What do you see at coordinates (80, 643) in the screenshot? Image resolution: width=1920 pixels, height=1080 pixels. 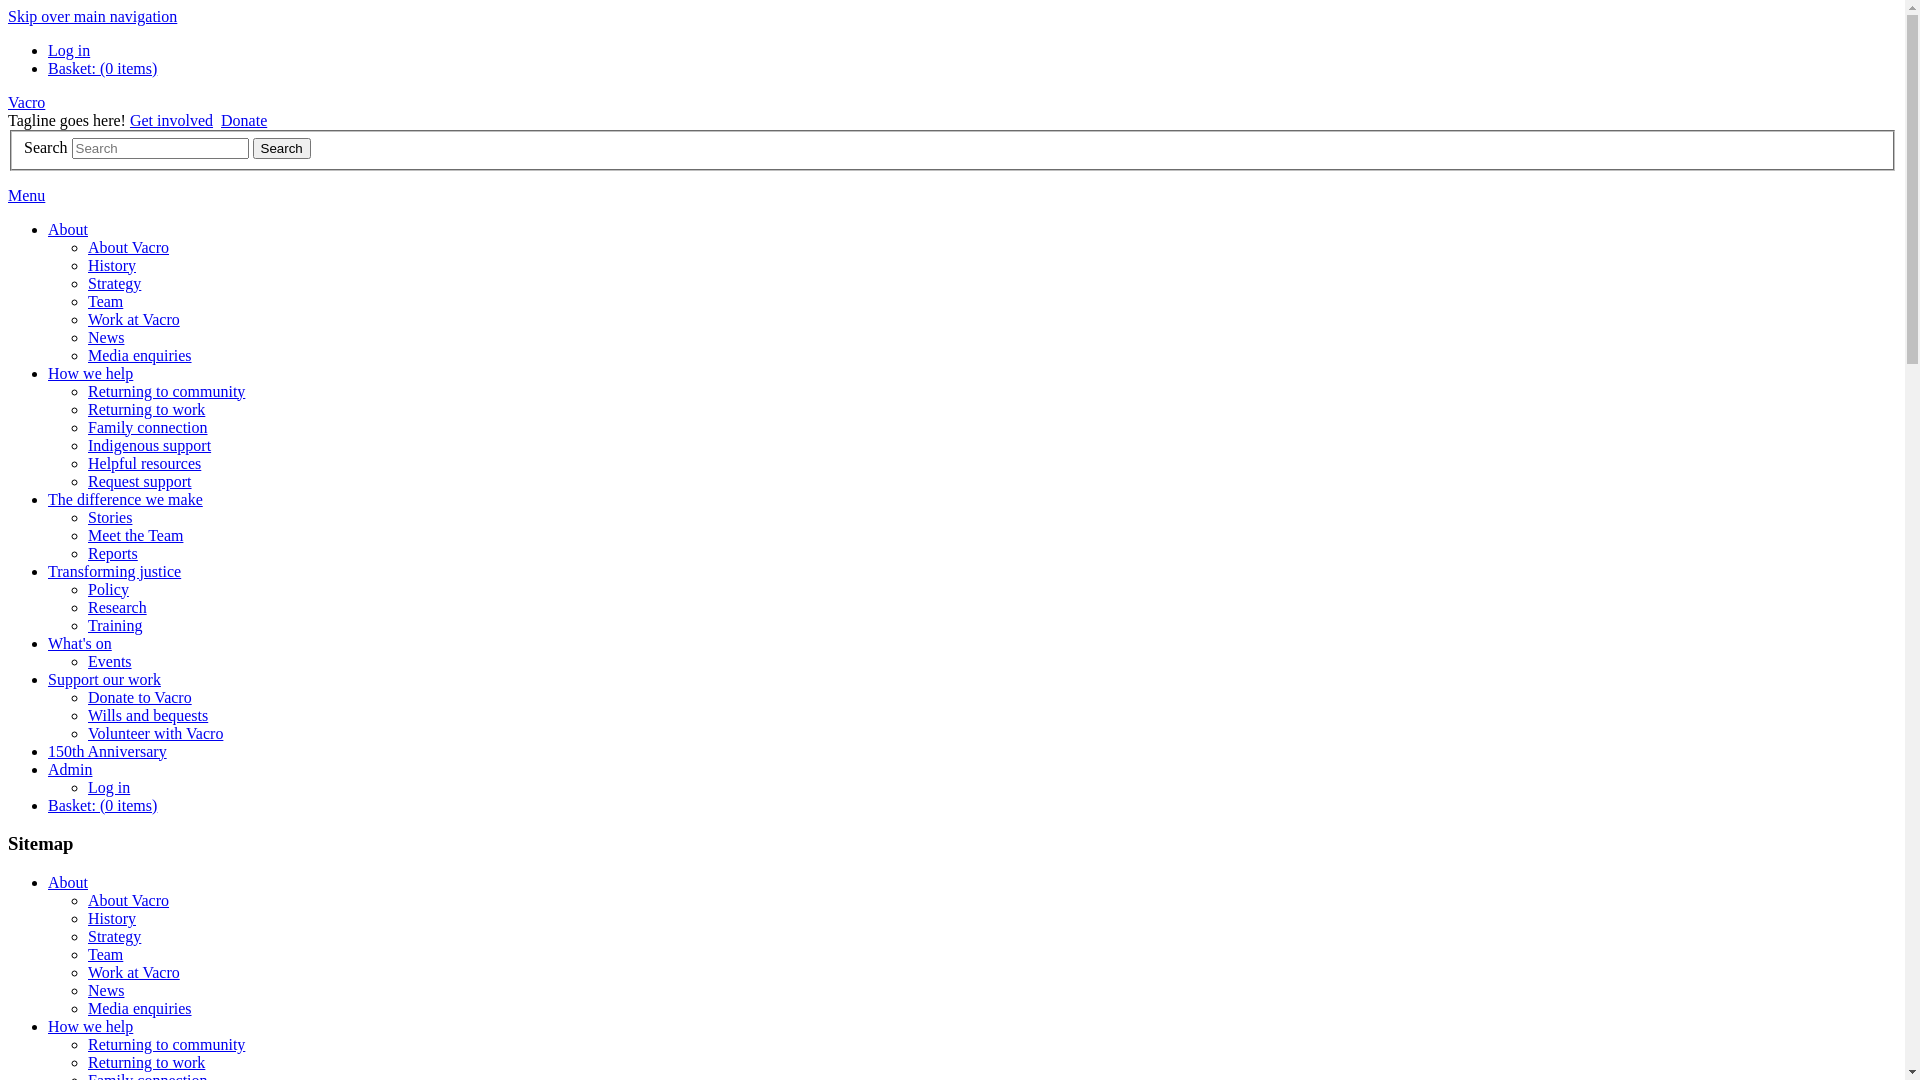 I see `'What's on'` at bounding box center [80, 643].